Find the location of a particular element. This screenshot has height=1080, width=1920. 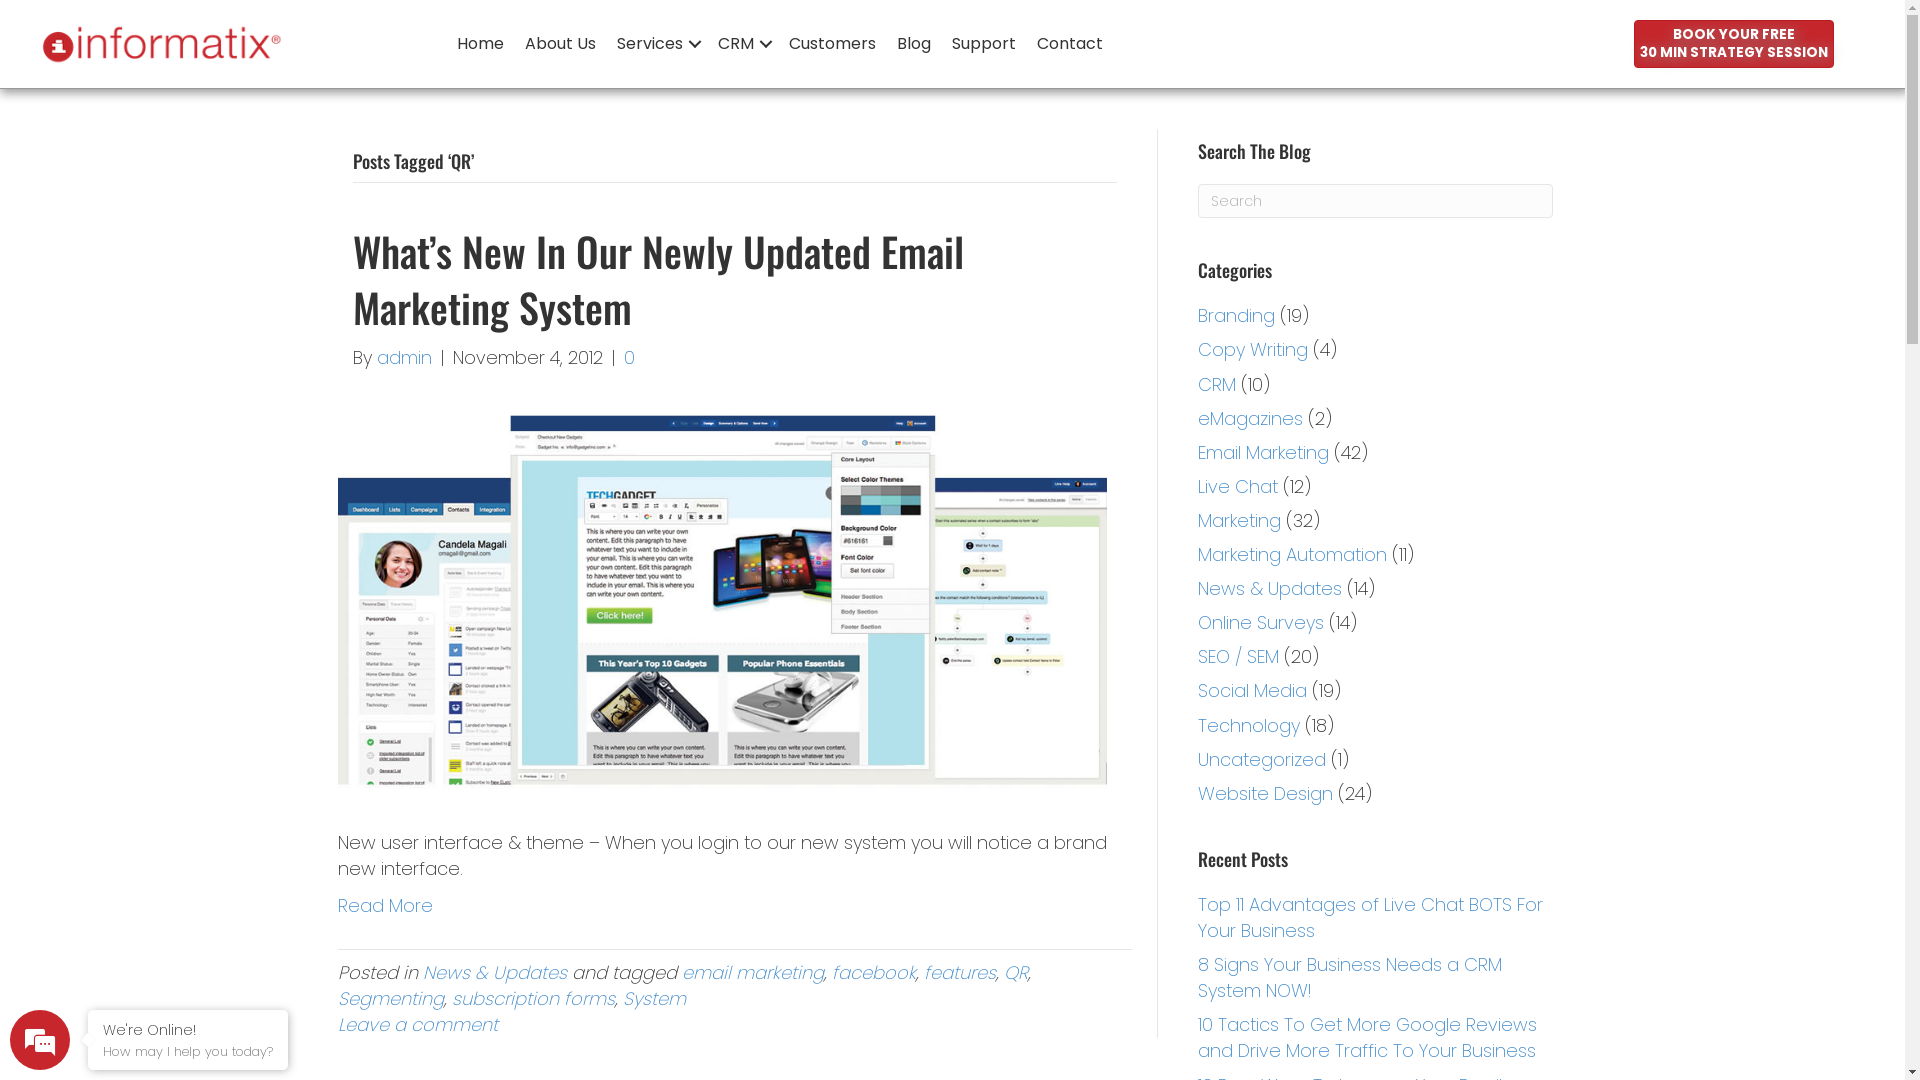

'Customers' is located at coordinates (777, 43).